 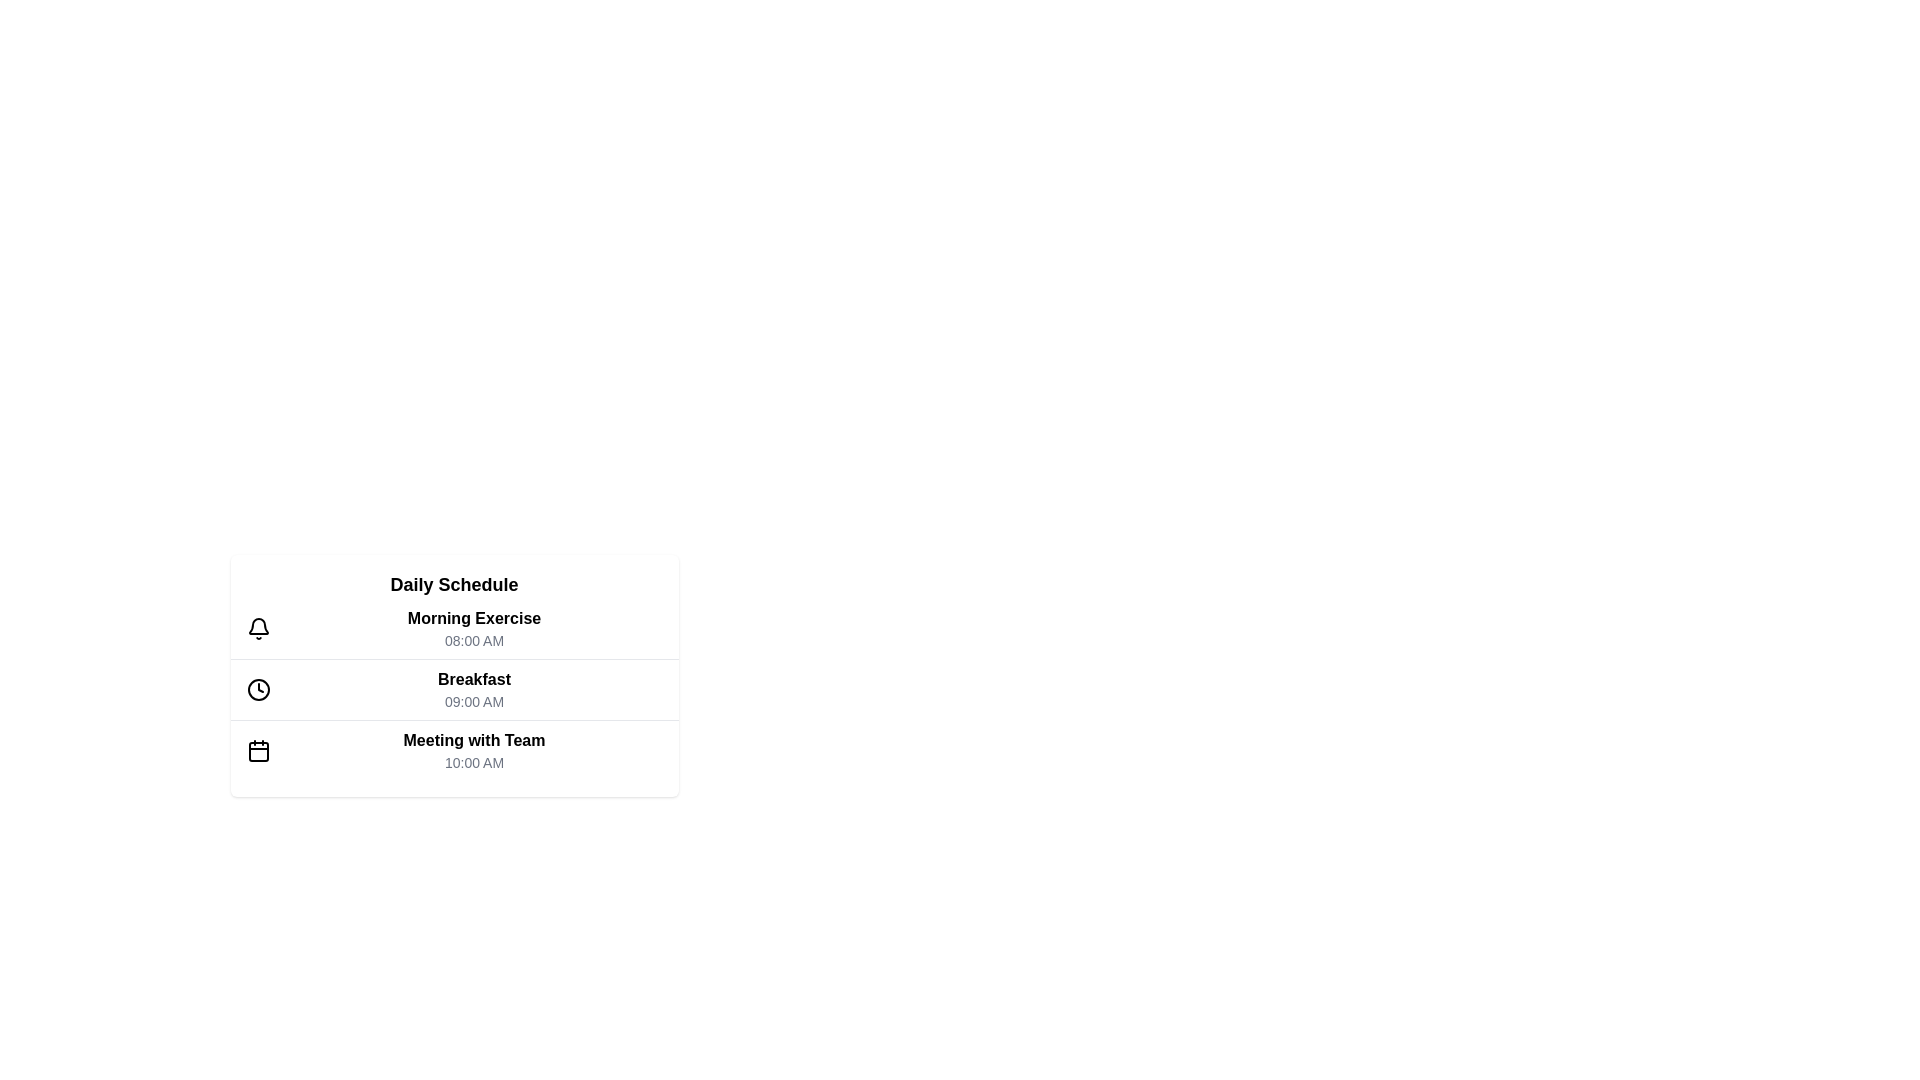 I want to click on the scheduled event list item titled 'Meeting with Team' at 10:00 AM, so click(x=473, y=751).